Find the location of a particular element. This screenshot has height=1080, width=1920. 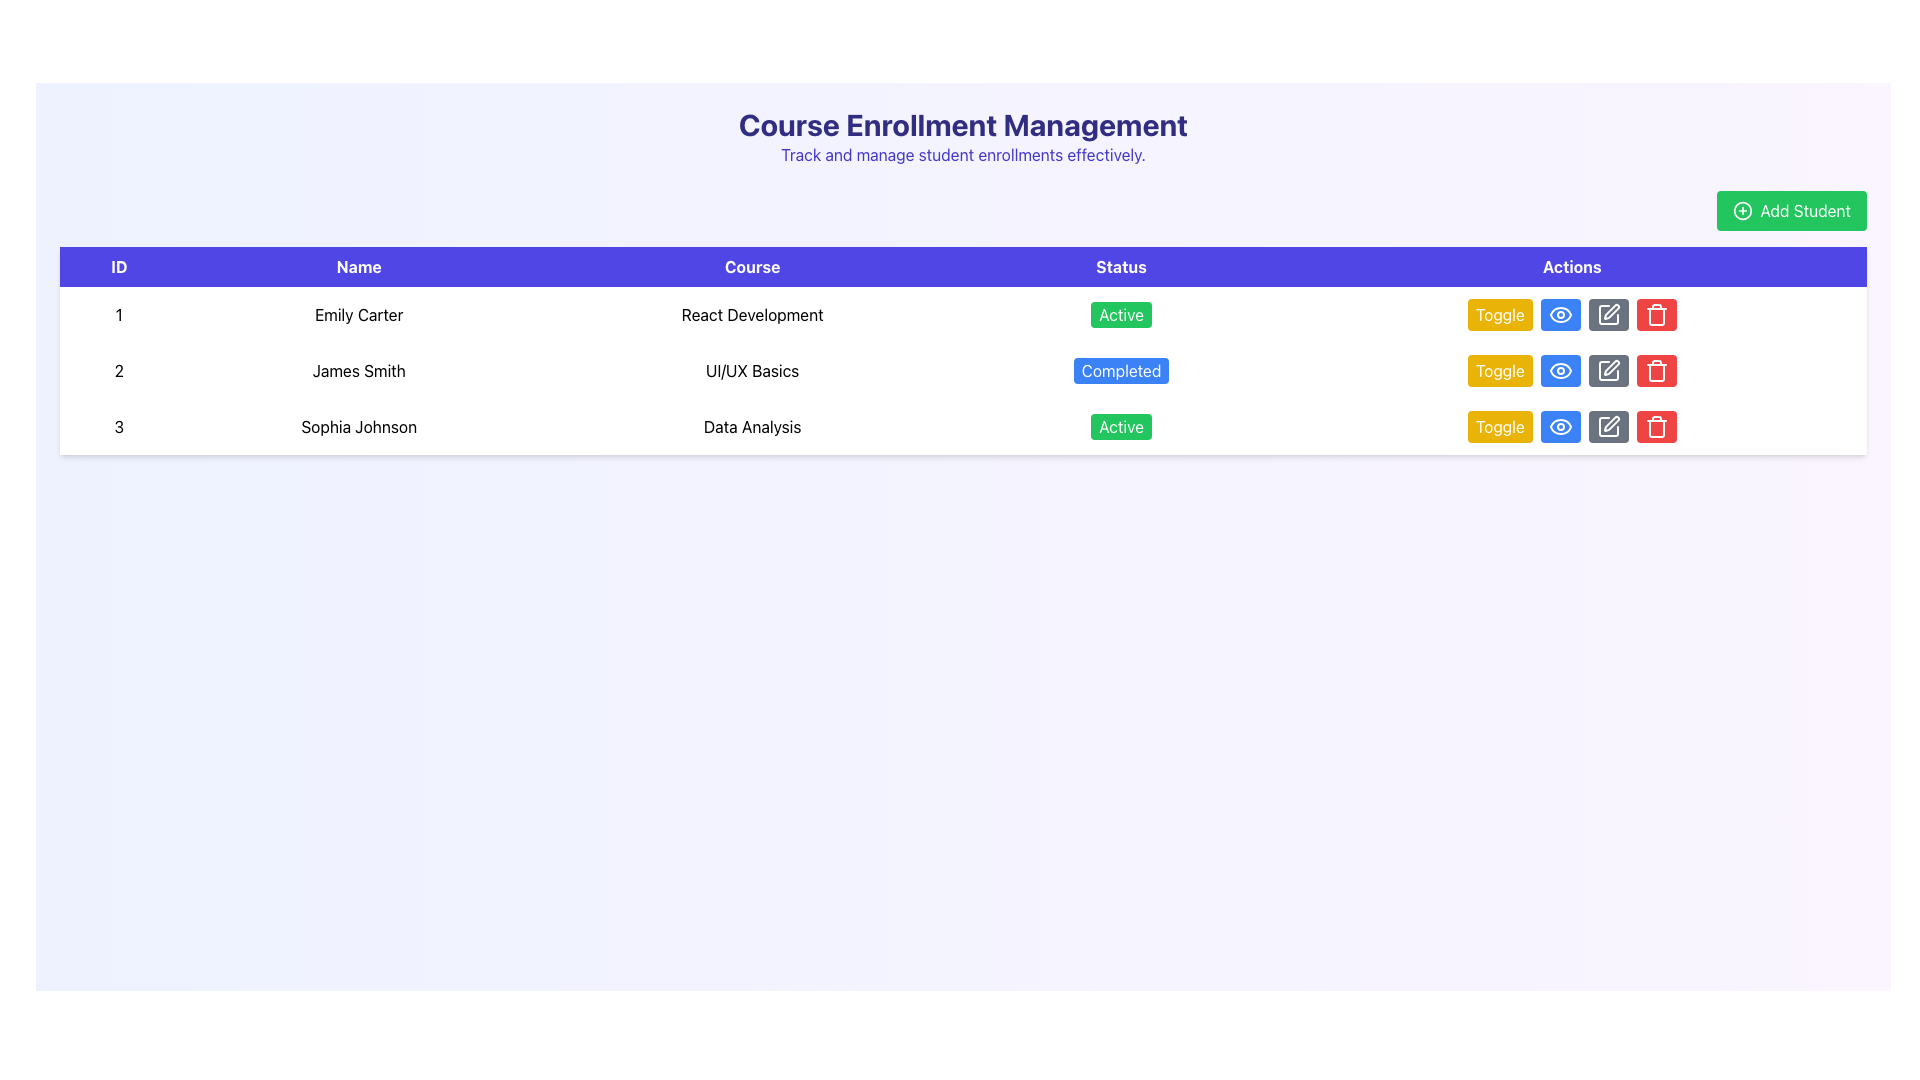

the button that toggles the status or feature of 'Emily Carter' in the 'Actions' column of the first row, located to the left of the blue 'eye' icon button is located at coordinates (1571, 315).